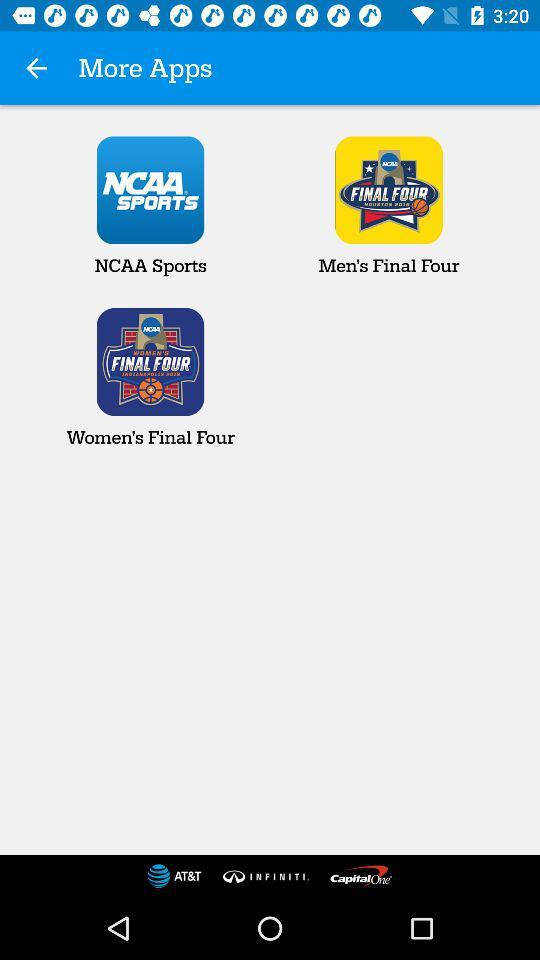 This screenshot has height=960, width=540. I want to click on the item next to men s final item, so click(149, 206).